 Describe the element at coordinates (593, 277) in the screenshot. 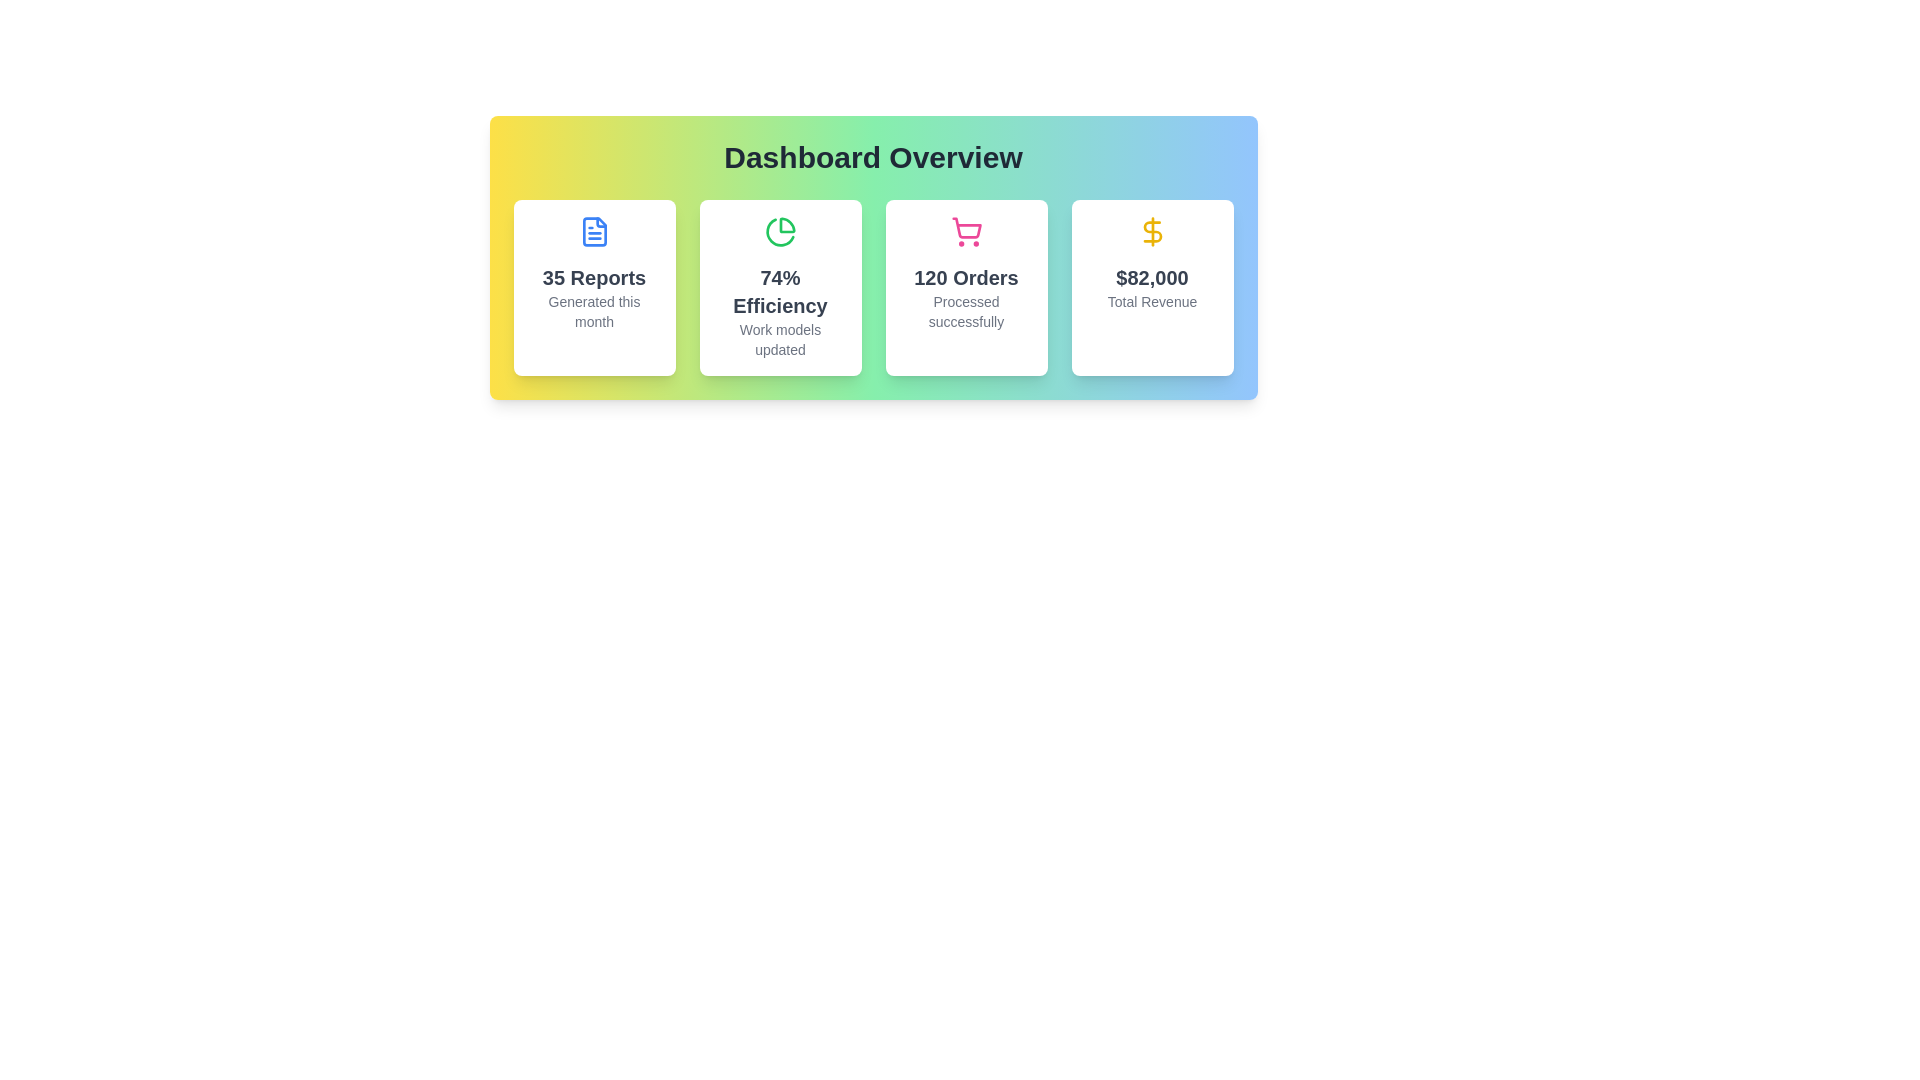

I see `the text label displaying '35 Reports', which is a large bold dark gray text positioned centrally in the leftmost summary card, located above 'Generated this month' and below a blue document icon` at that location.